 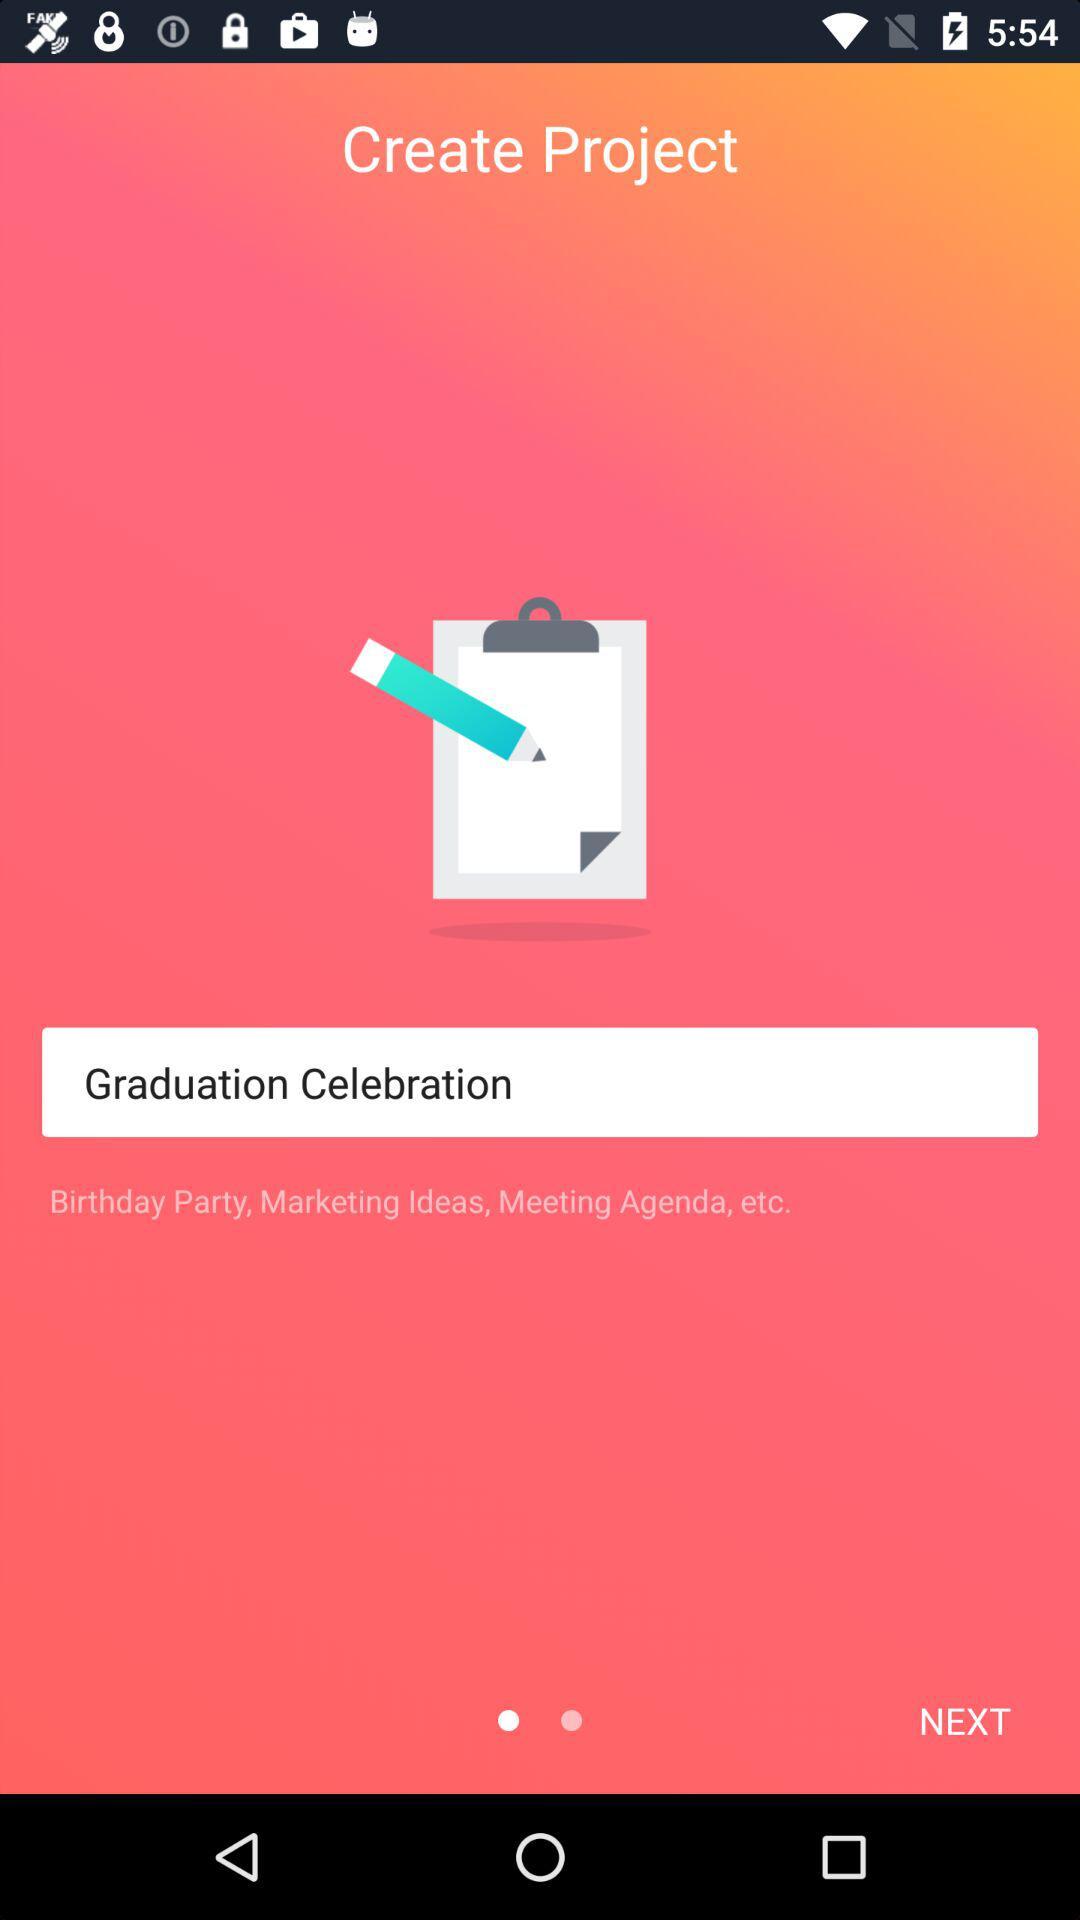 What do you see at coordinates (963, 1719) in the screenshot?
I see `the next icon` at bounding box center [963, 1719].